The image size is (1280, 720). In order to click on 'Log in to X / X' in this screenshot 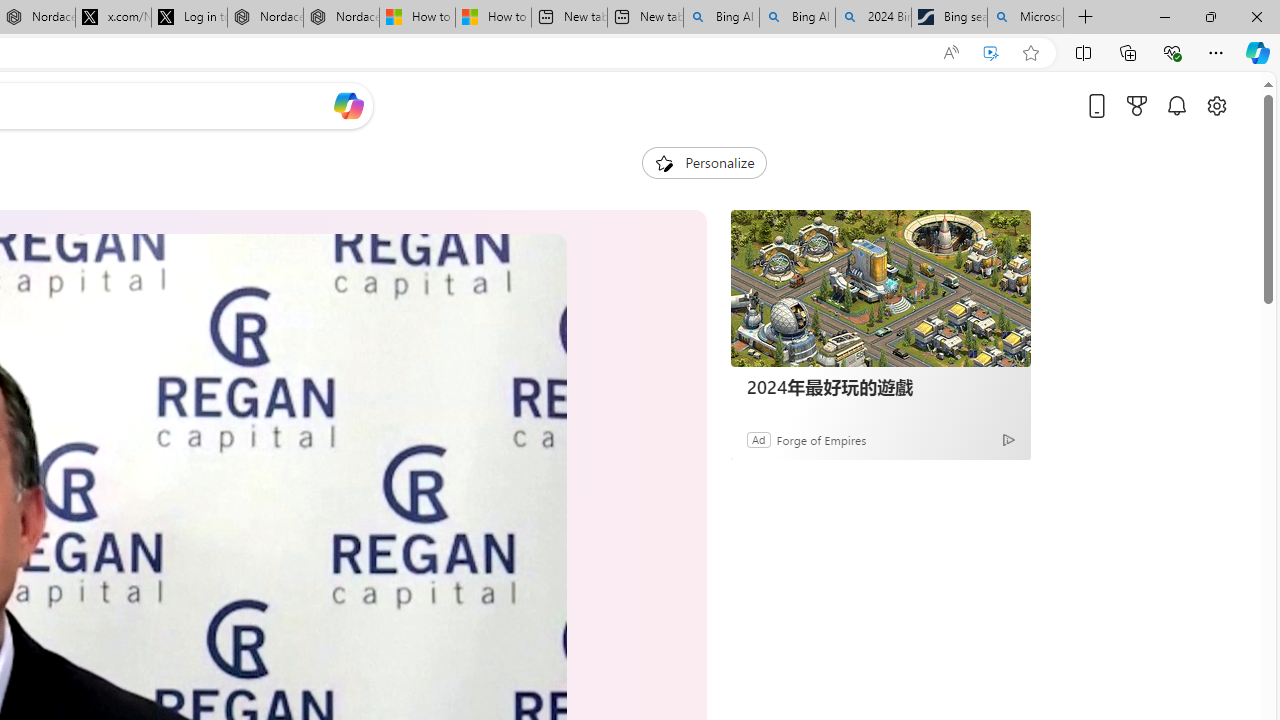, I will do `click(189, 17)`.